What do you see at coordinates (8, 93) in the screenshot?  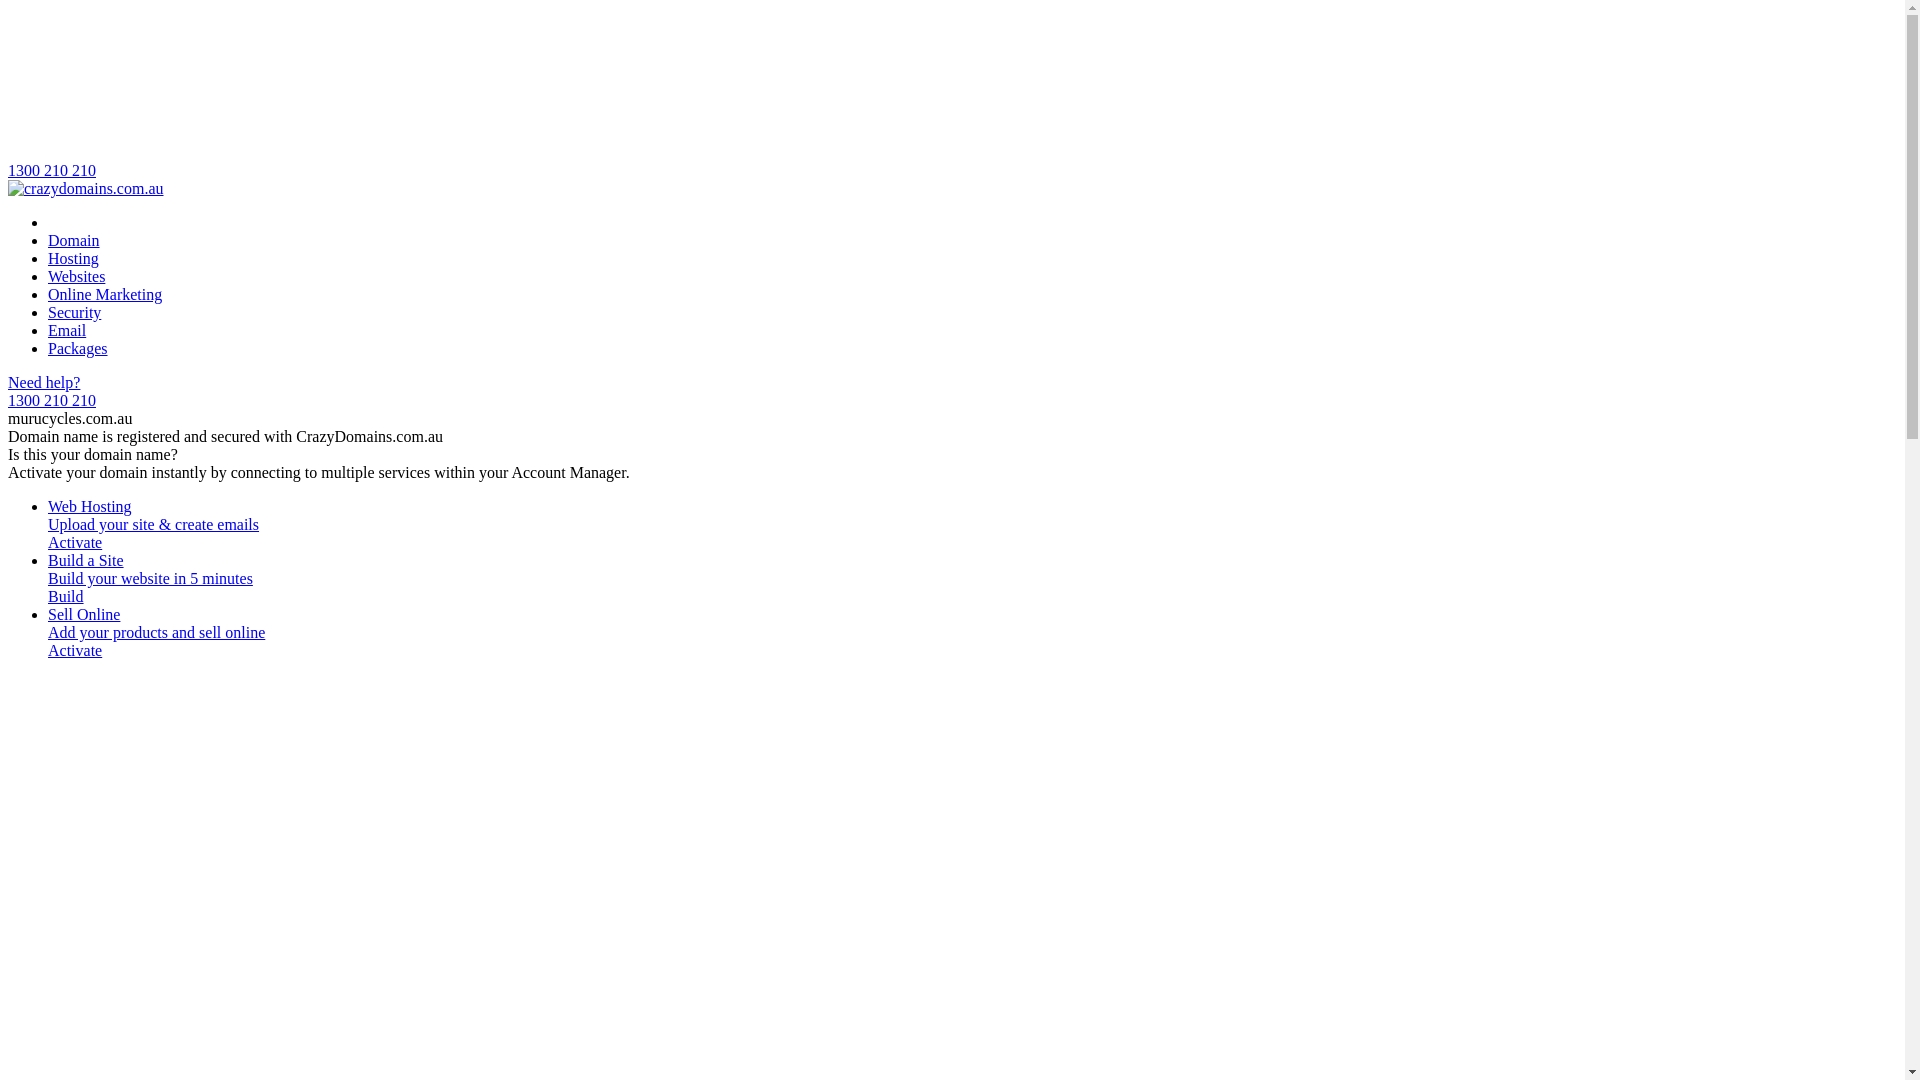 I see `'1300 210 210'` at bounding box center [8, 93].